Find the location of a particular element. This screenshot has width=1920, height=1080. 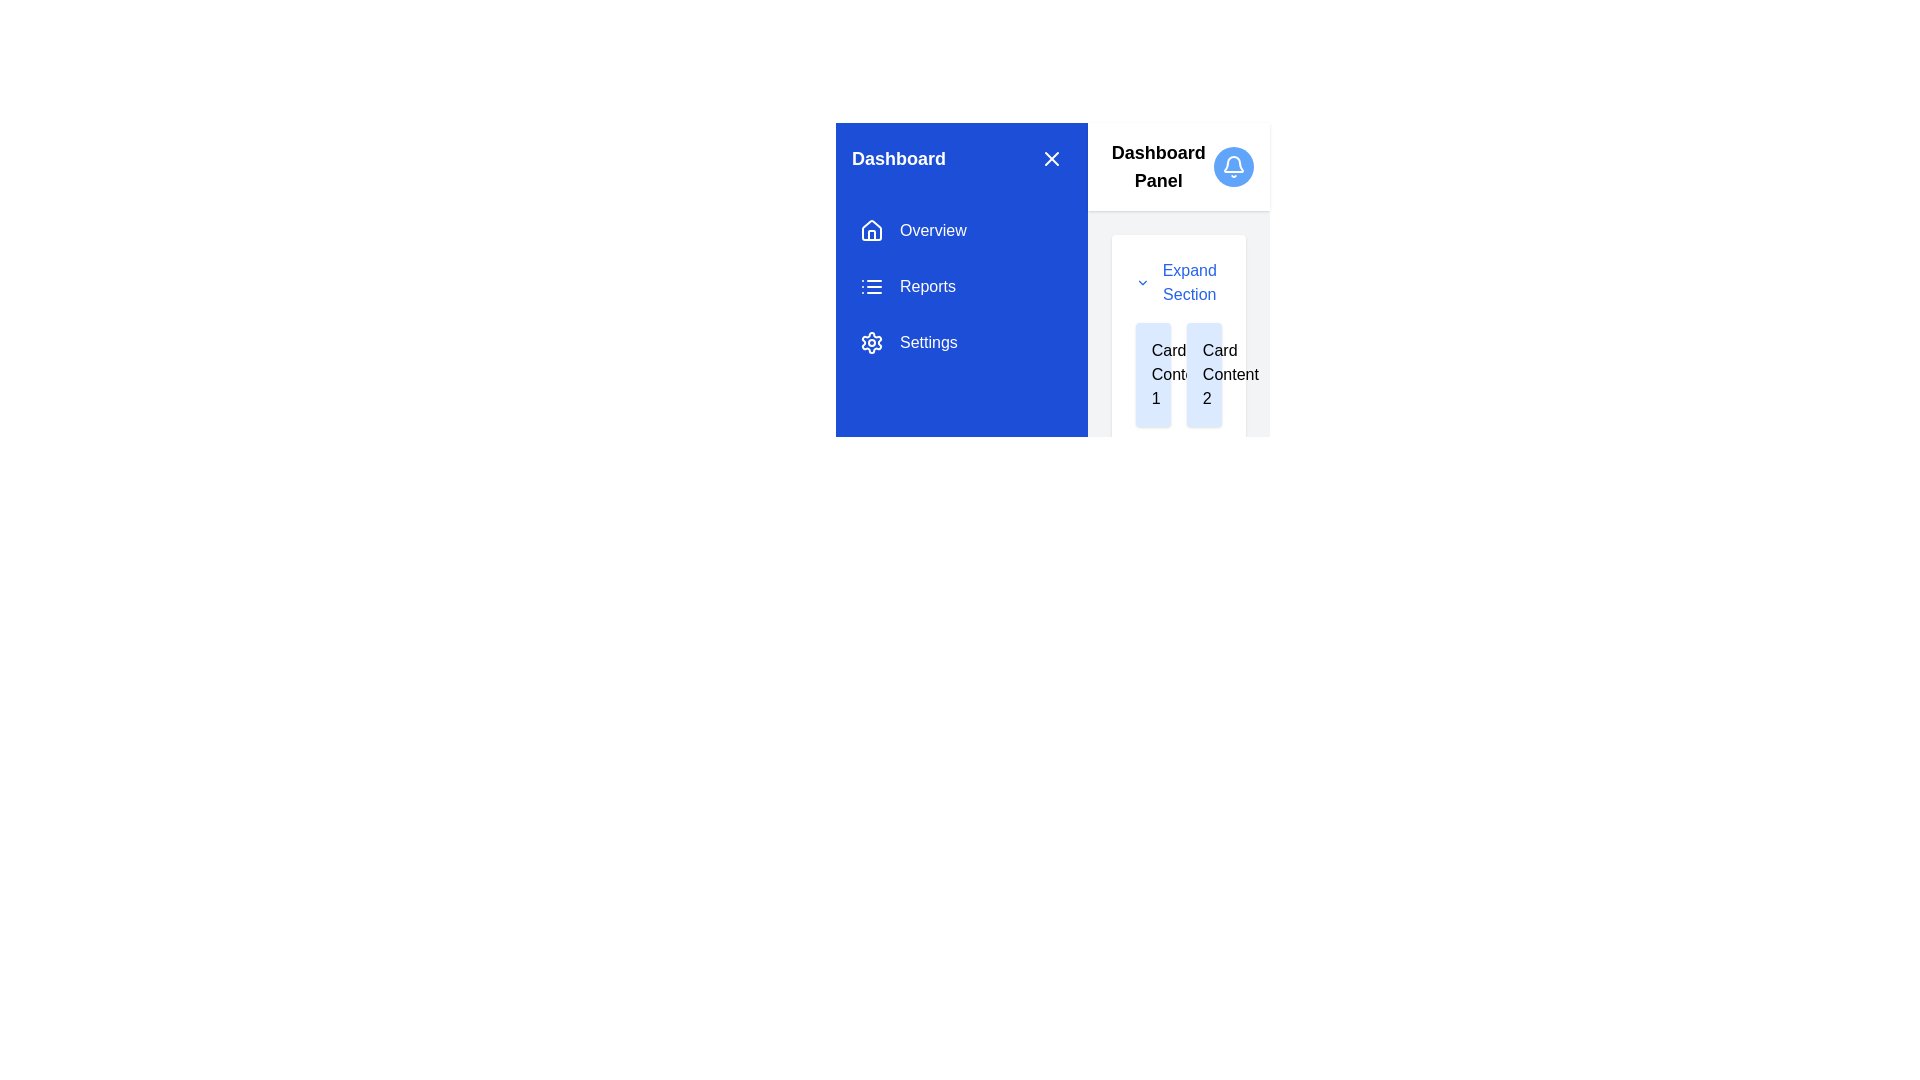

text from the 'Dashboard Panel' label located at the top-right section of the interface is located at coordinates (1158, 165).